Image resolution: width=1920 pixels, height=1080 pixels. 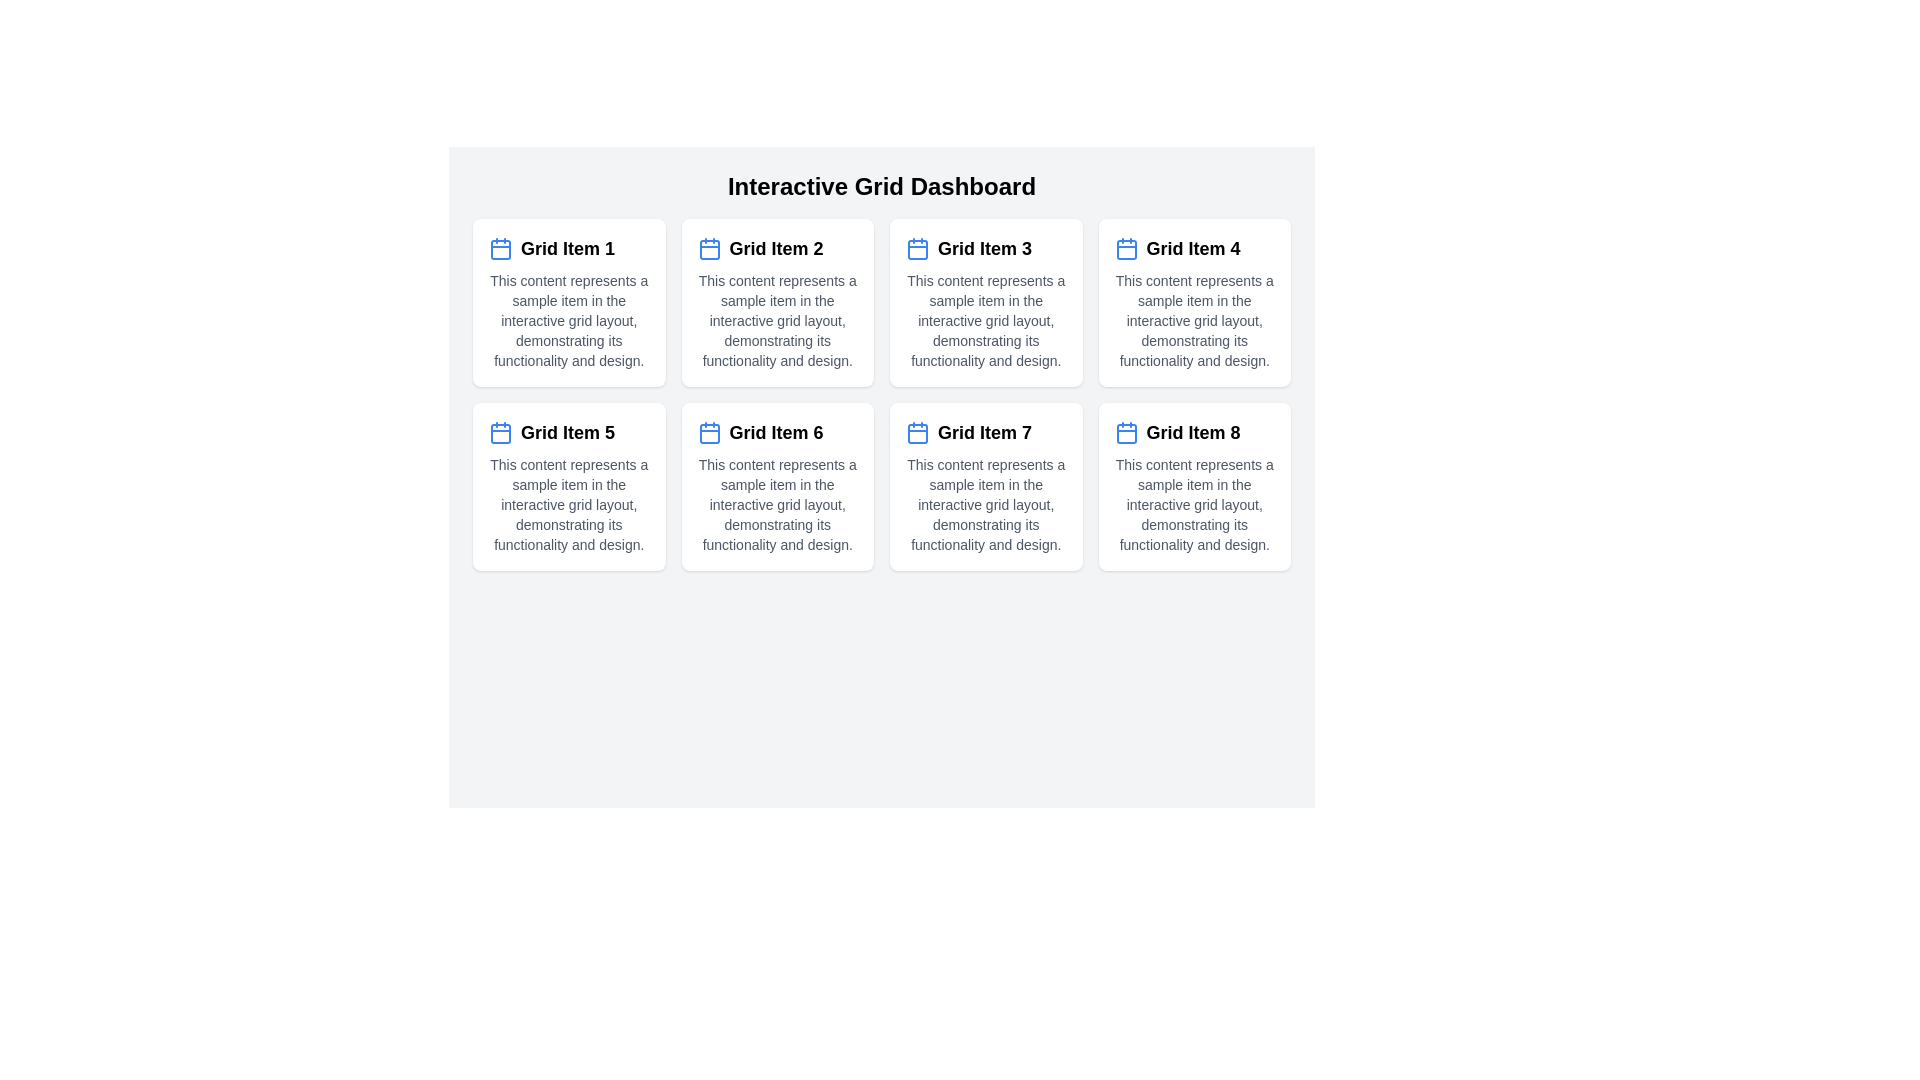 What do you see at coordinates (775, 431) in the screenshot?
I see `the grid item associated with the text label located in the sixth grid item, which is positioned in the second row and second column from the left, to the right of an icon` at bounding box center [775, 431].